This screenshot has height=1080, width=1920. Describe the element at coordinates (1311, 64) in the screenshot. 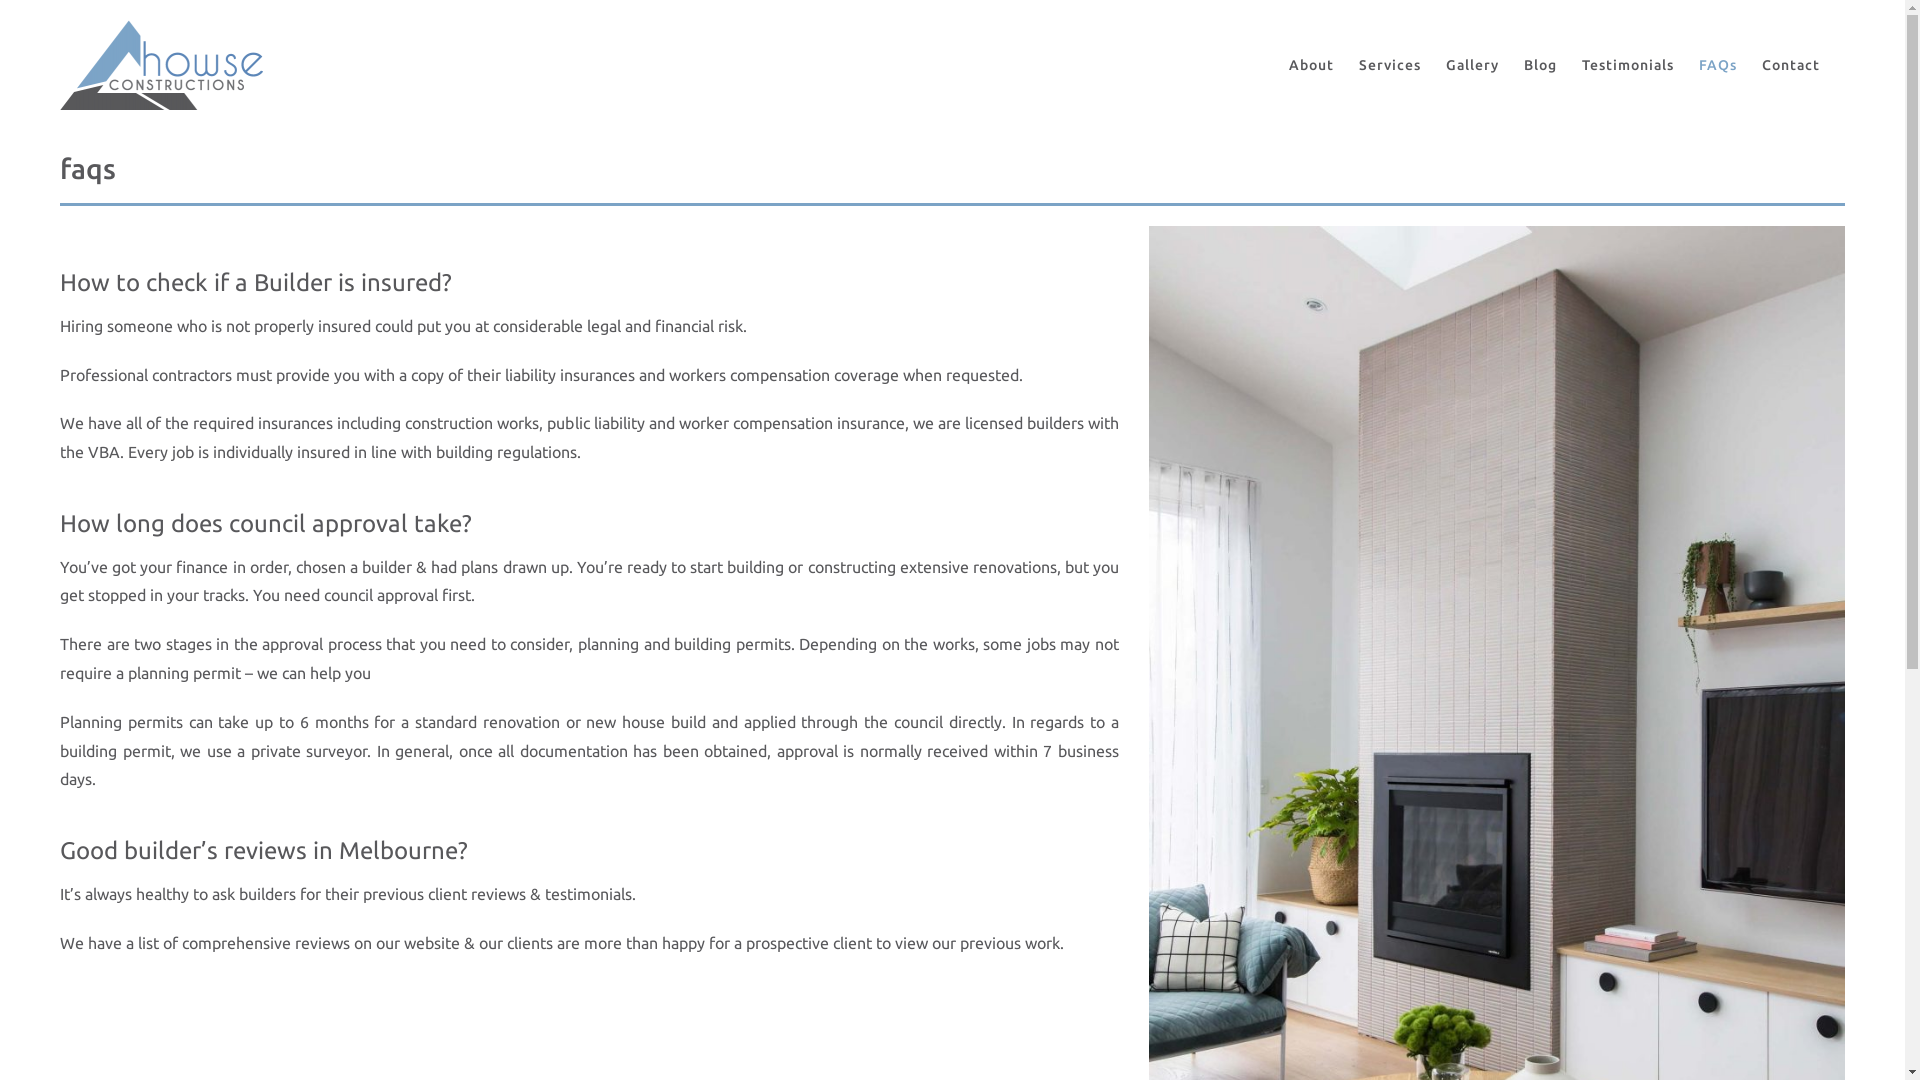

I see `'About'` at that location.